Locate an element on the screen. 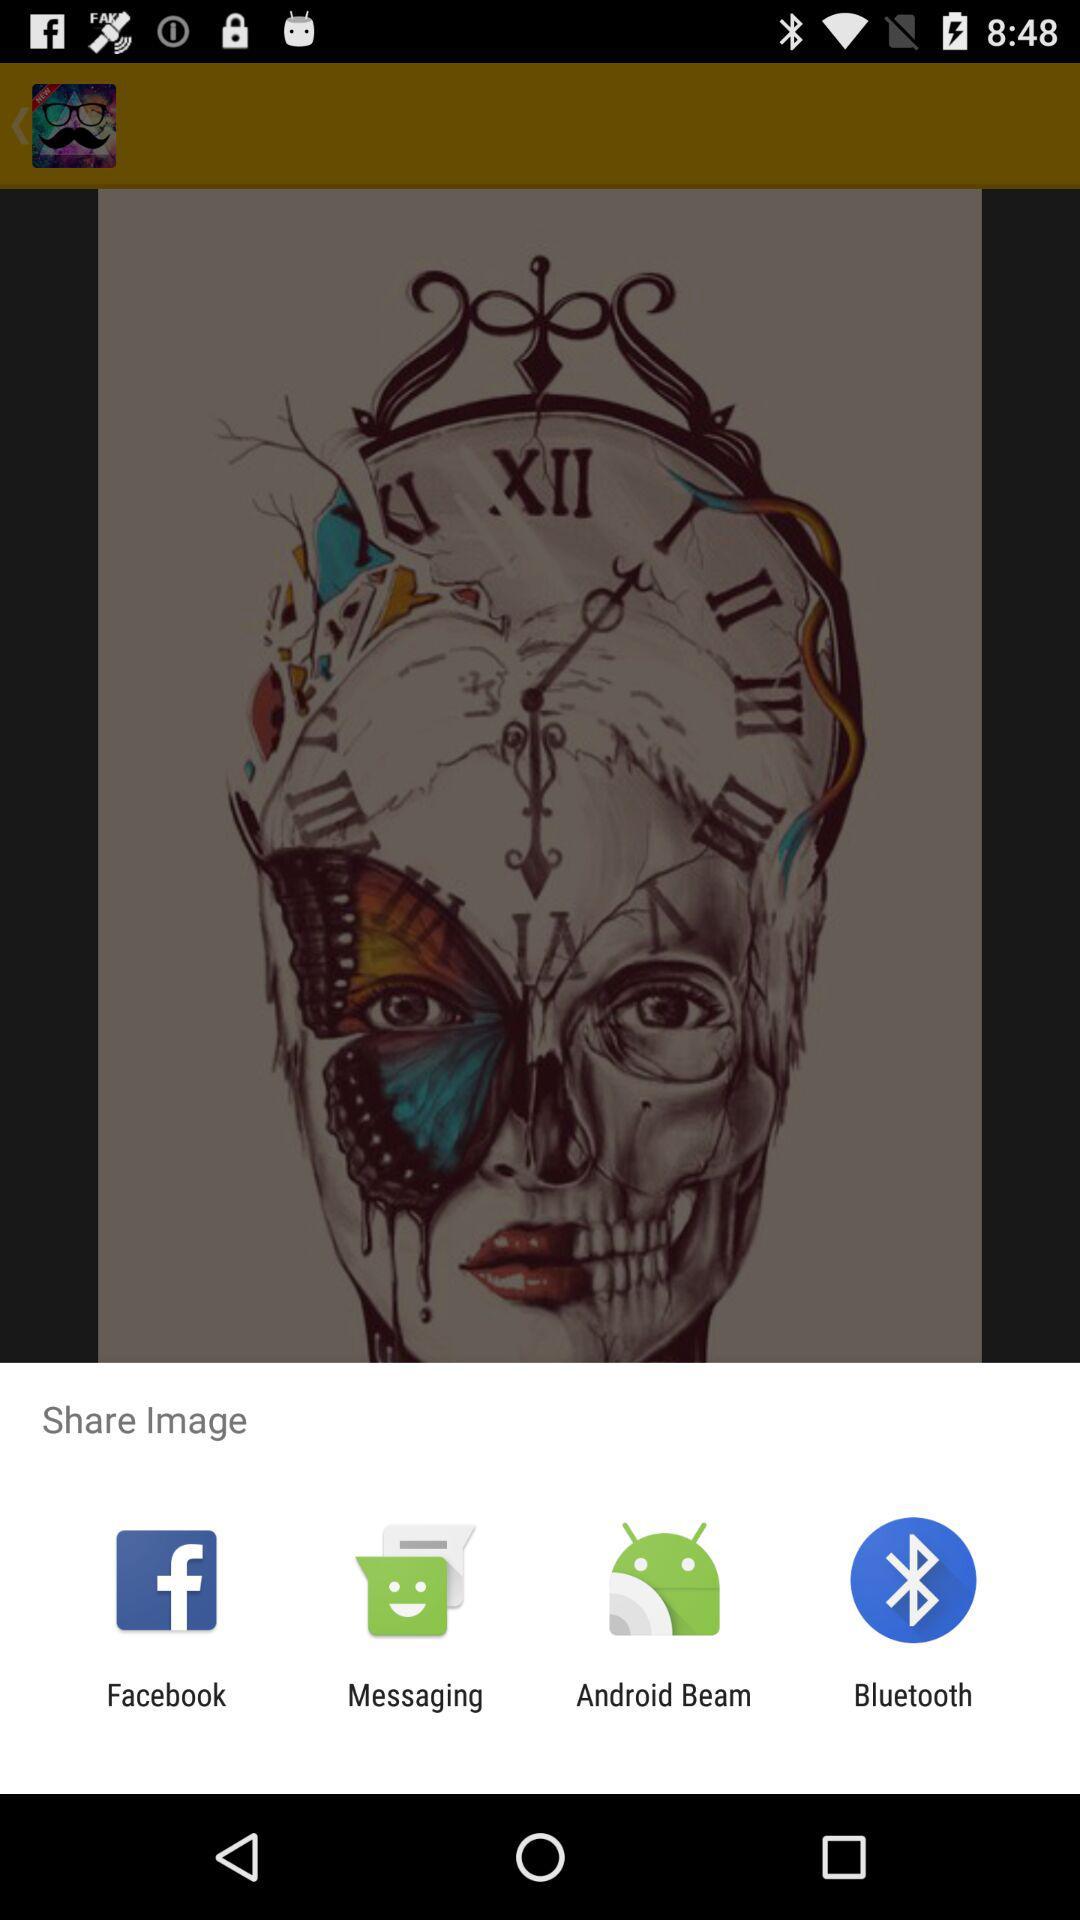 The width and height of the screenshot is (1080, 1920). item to the left of the android beam is located at coordinates (414, 1711).